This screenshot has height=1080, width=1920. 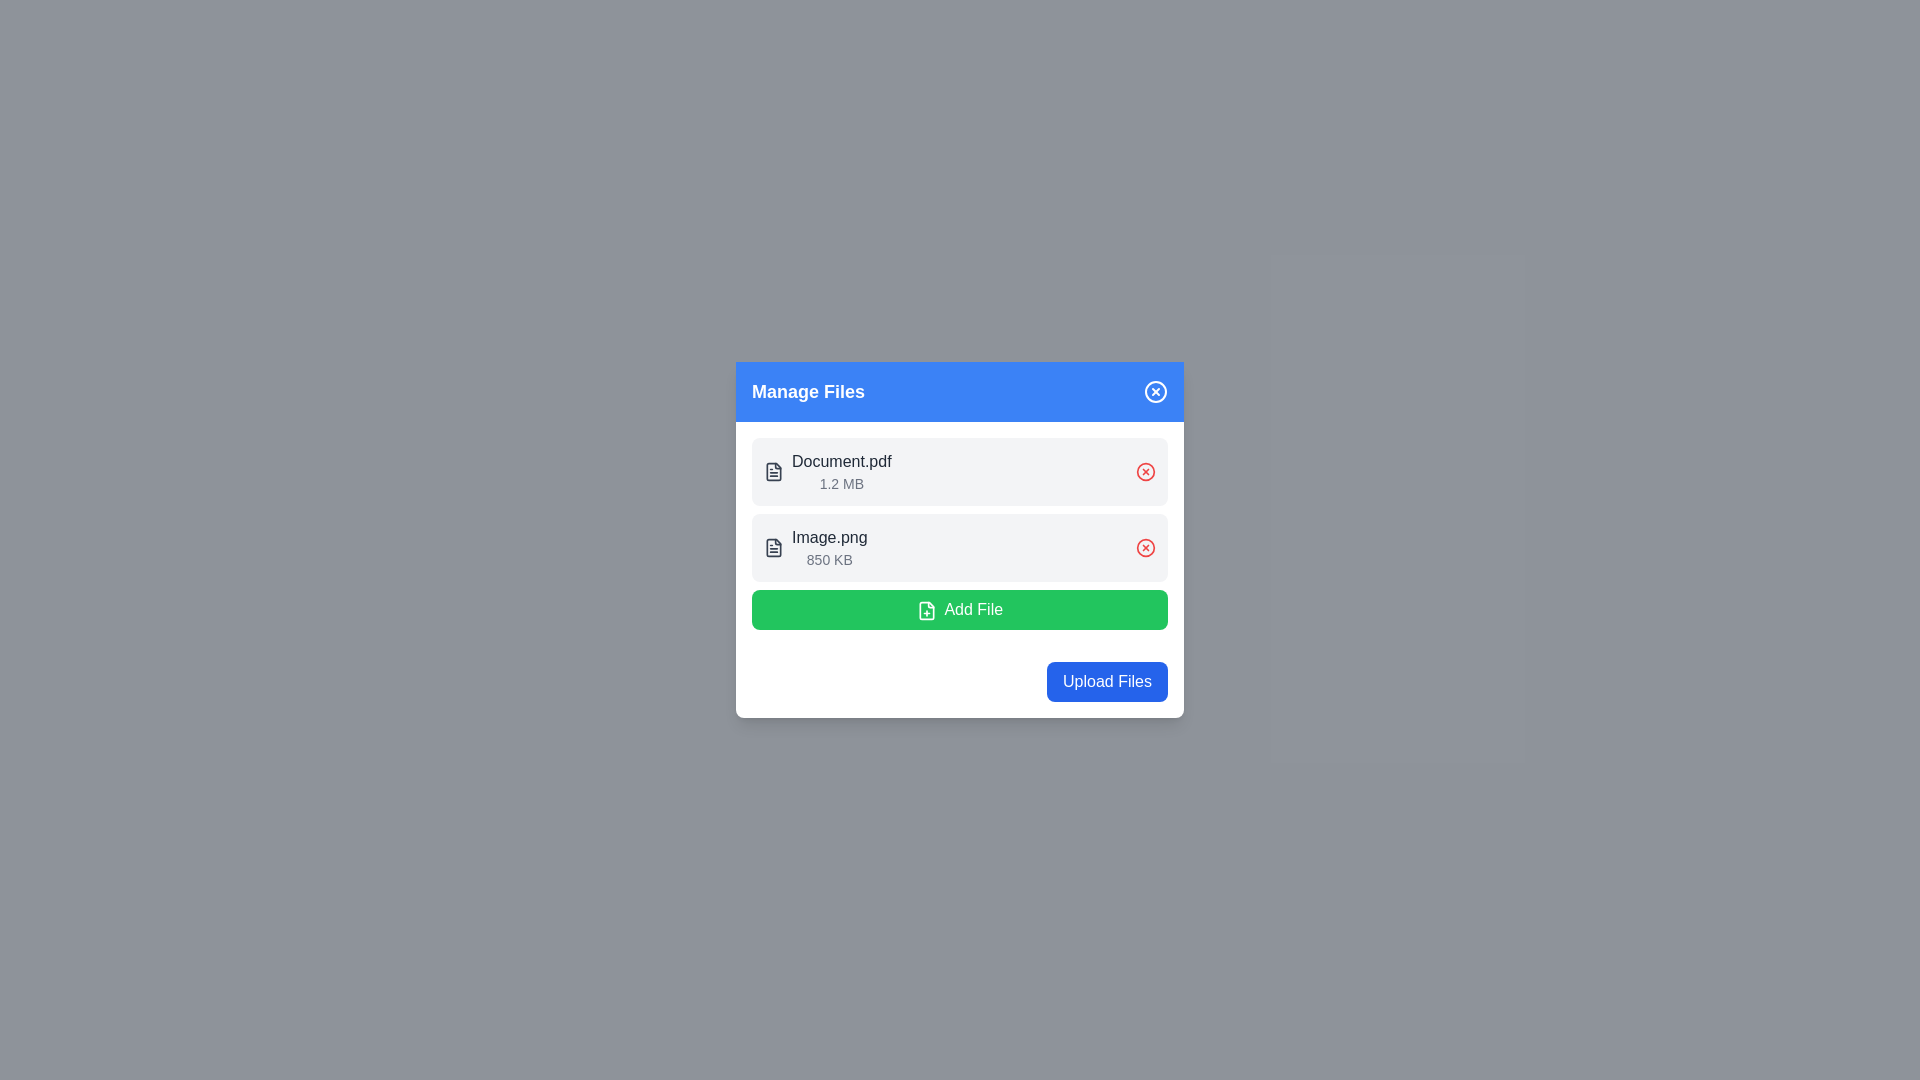 I want to click on the file upload button located at the bottom-right corner of the white card interface, so click(x=960, y=681).